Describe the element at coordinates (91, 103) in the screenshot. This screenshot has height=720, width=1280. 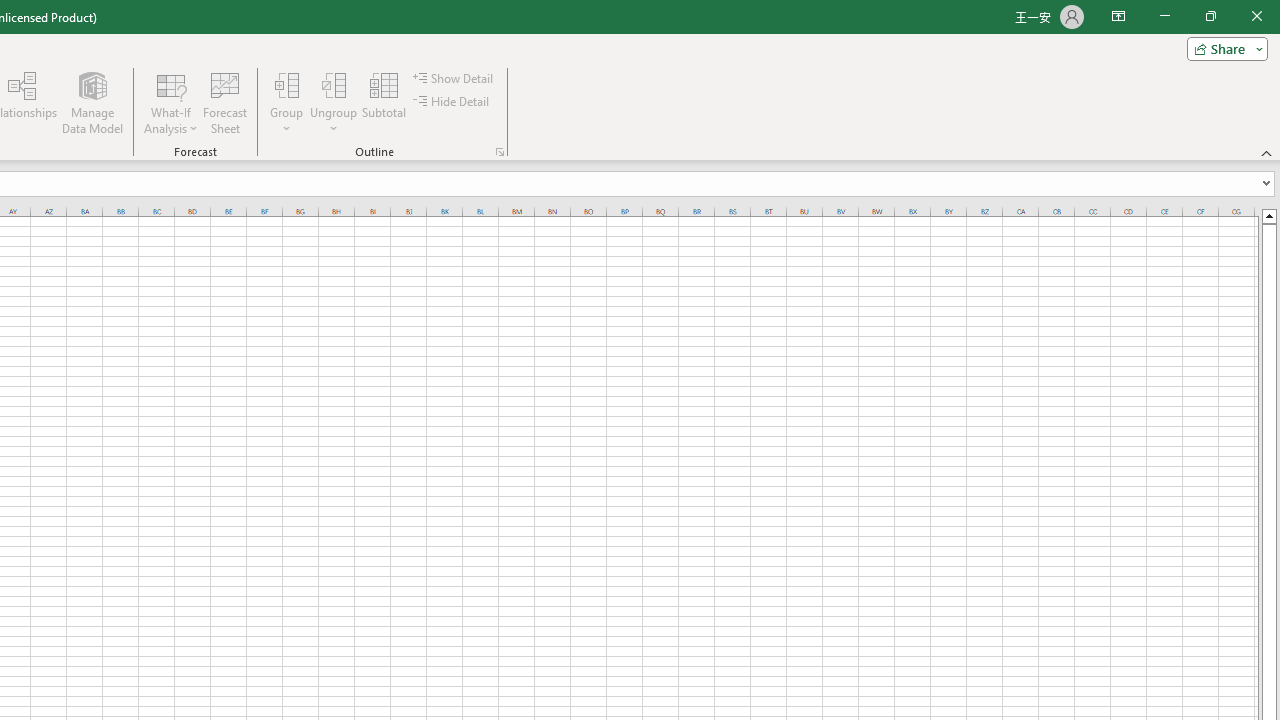
I see `'Manage Data Model'` at that location.